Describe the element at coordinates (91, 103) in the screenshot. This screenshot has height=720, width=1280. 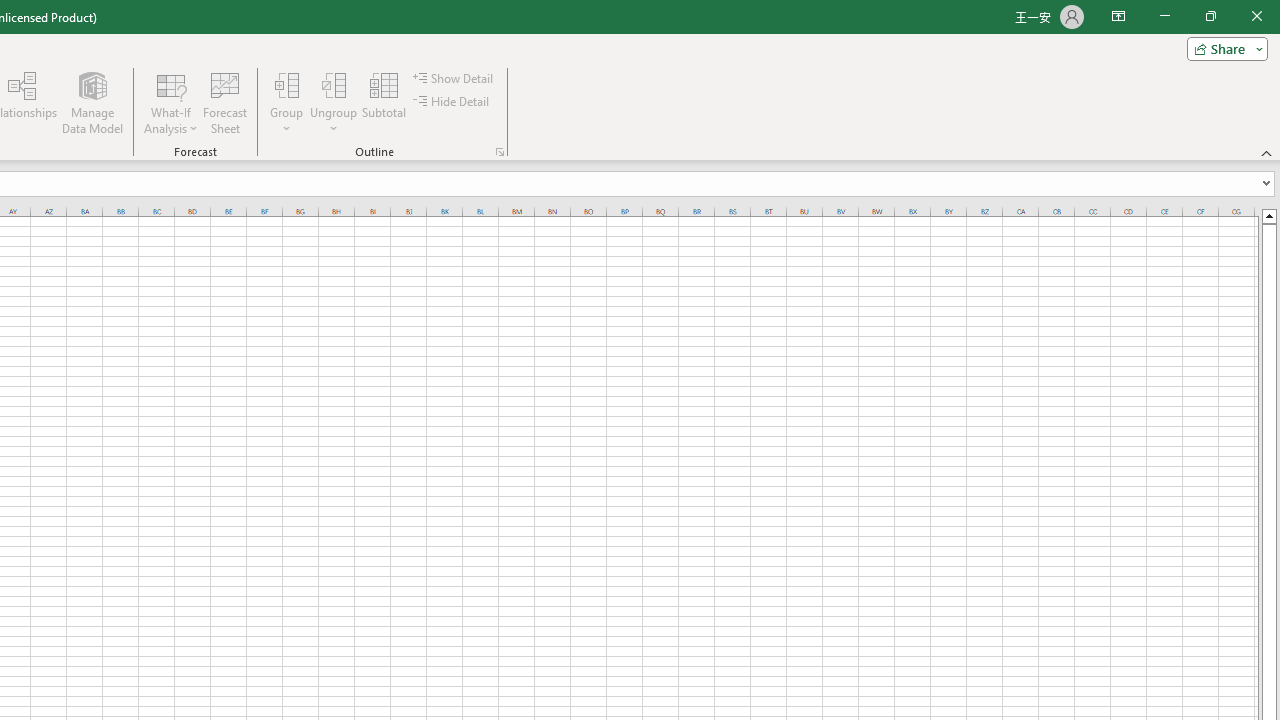
I see `'Manage Data Model'` at that location.